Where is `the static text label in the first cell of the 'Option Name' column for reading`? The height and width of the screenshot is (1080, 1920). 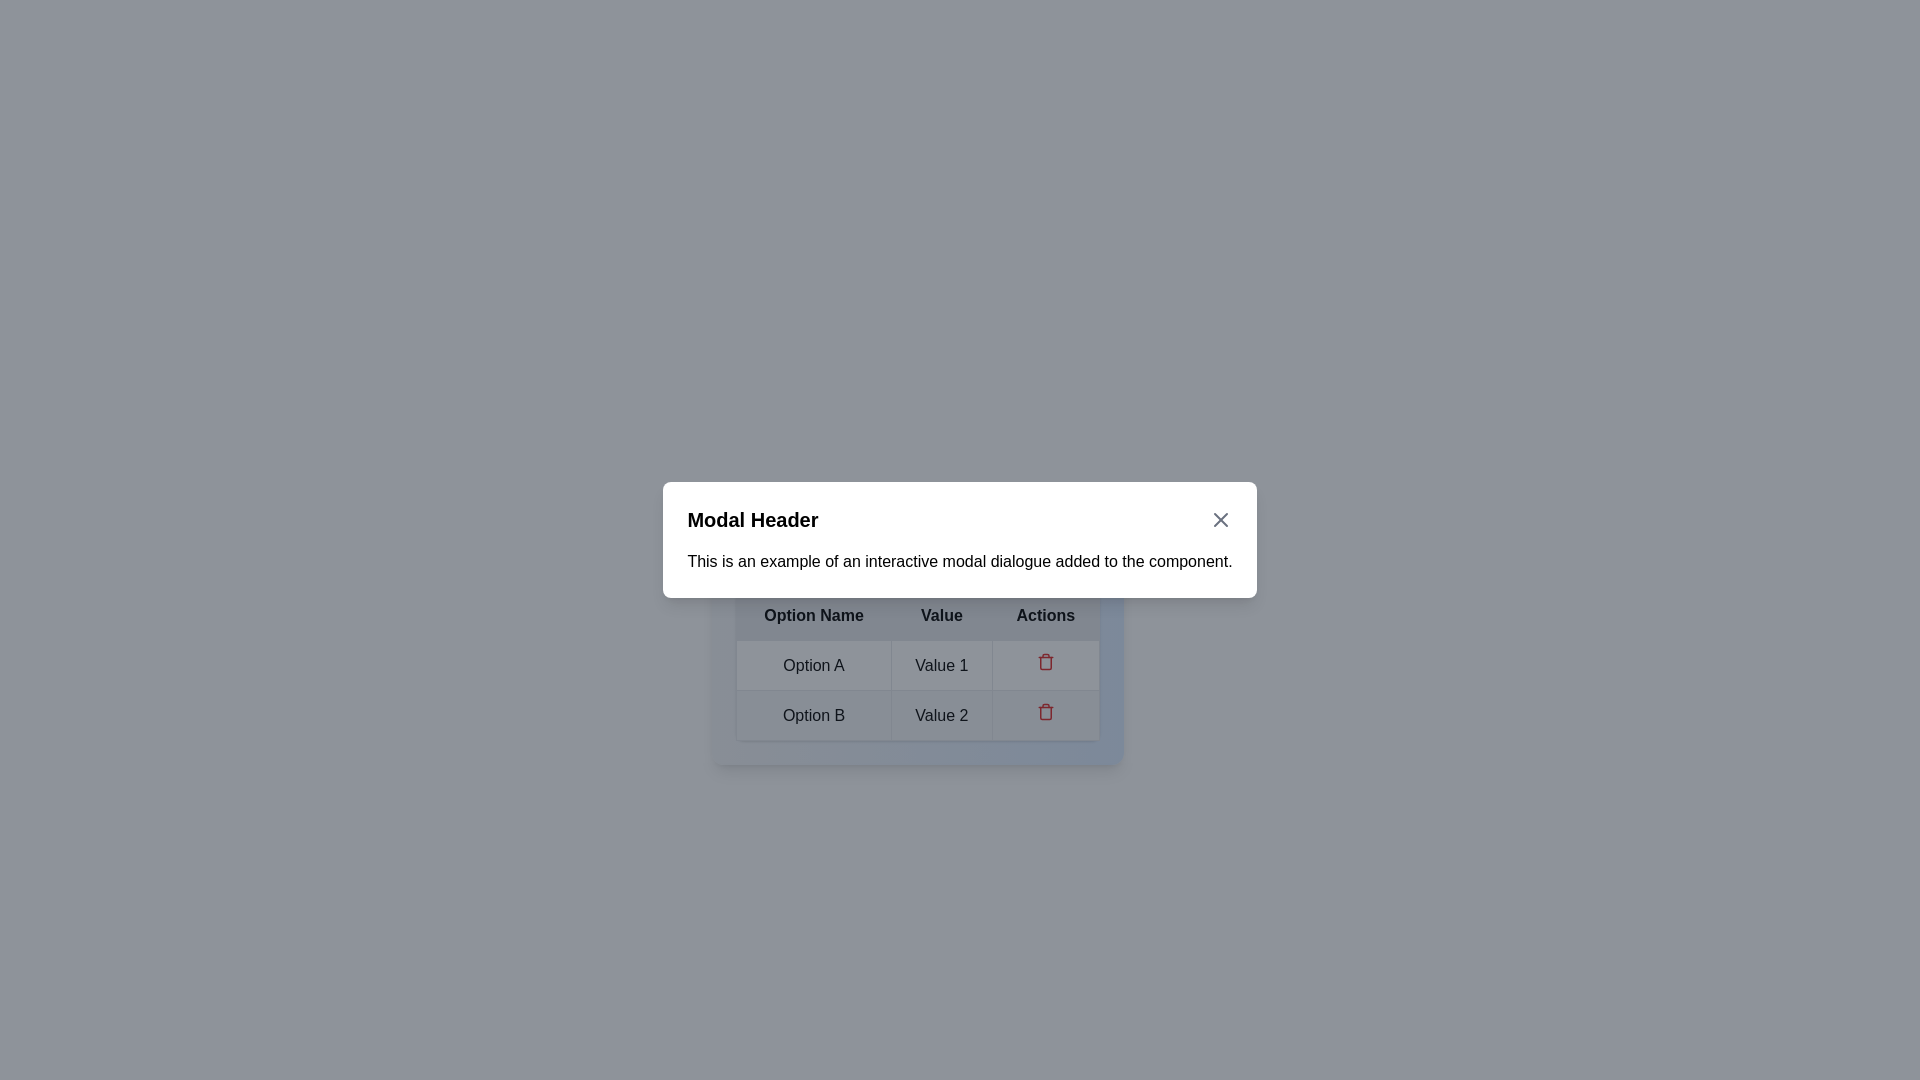 the static text label in the first cell of the 'Option Name' column for reading is located at coordinates (814, 665).